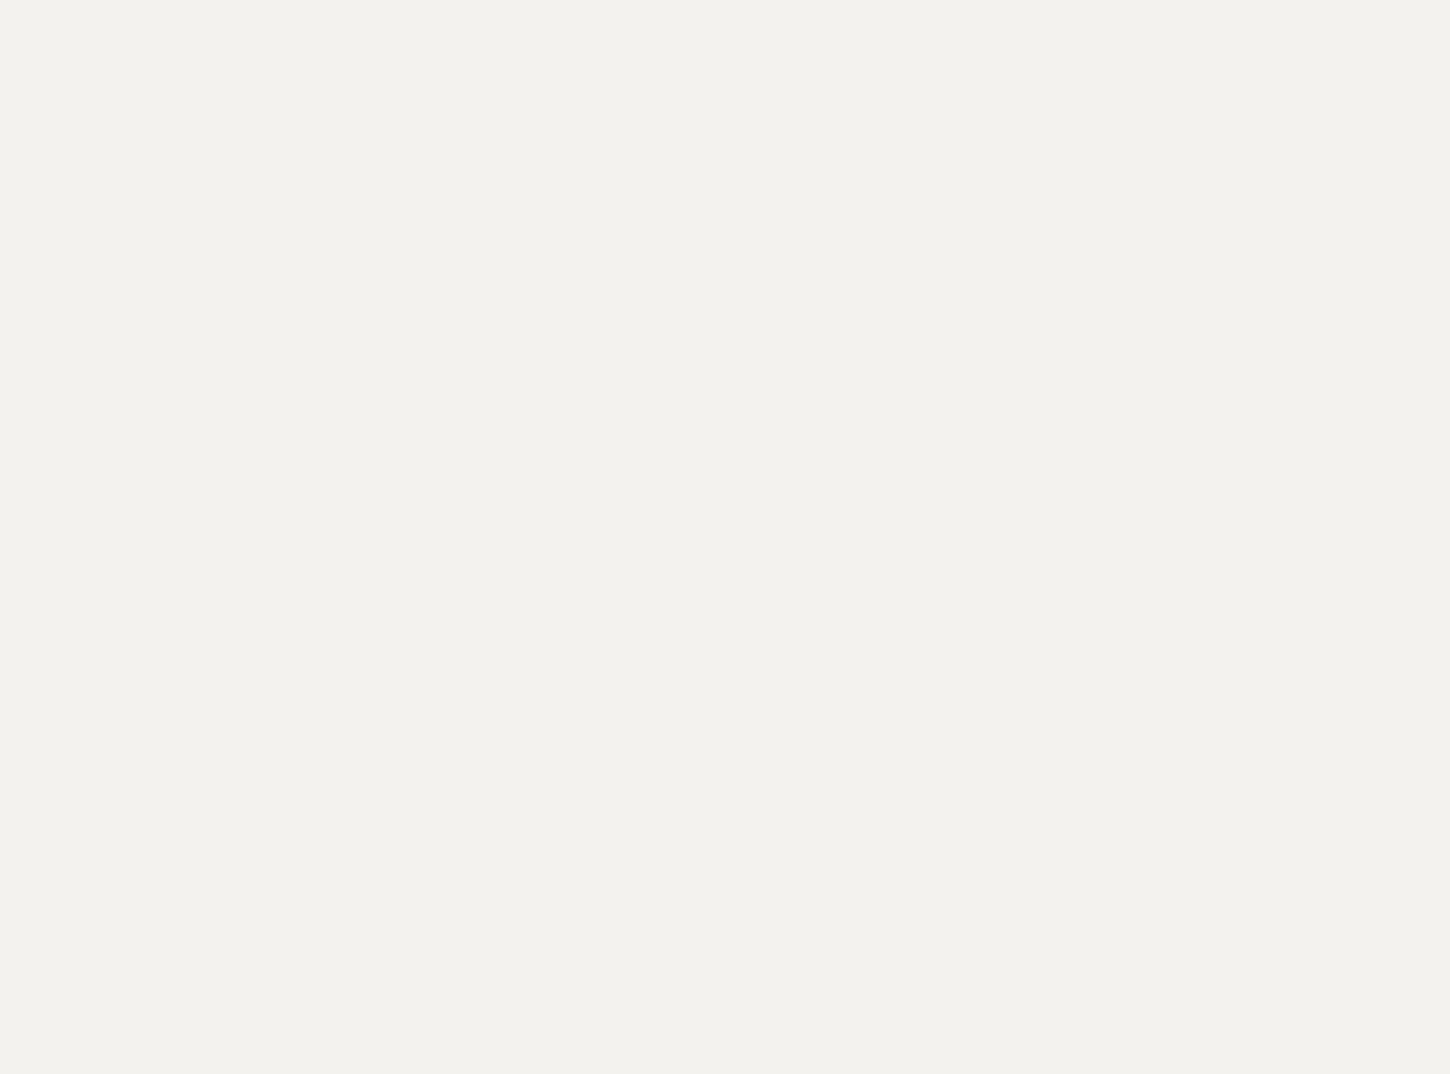 This screenshot has width=1450, height=1074. Describe the element at coordinates (758, 448) in the screenshot. I see `'and'` at that location.